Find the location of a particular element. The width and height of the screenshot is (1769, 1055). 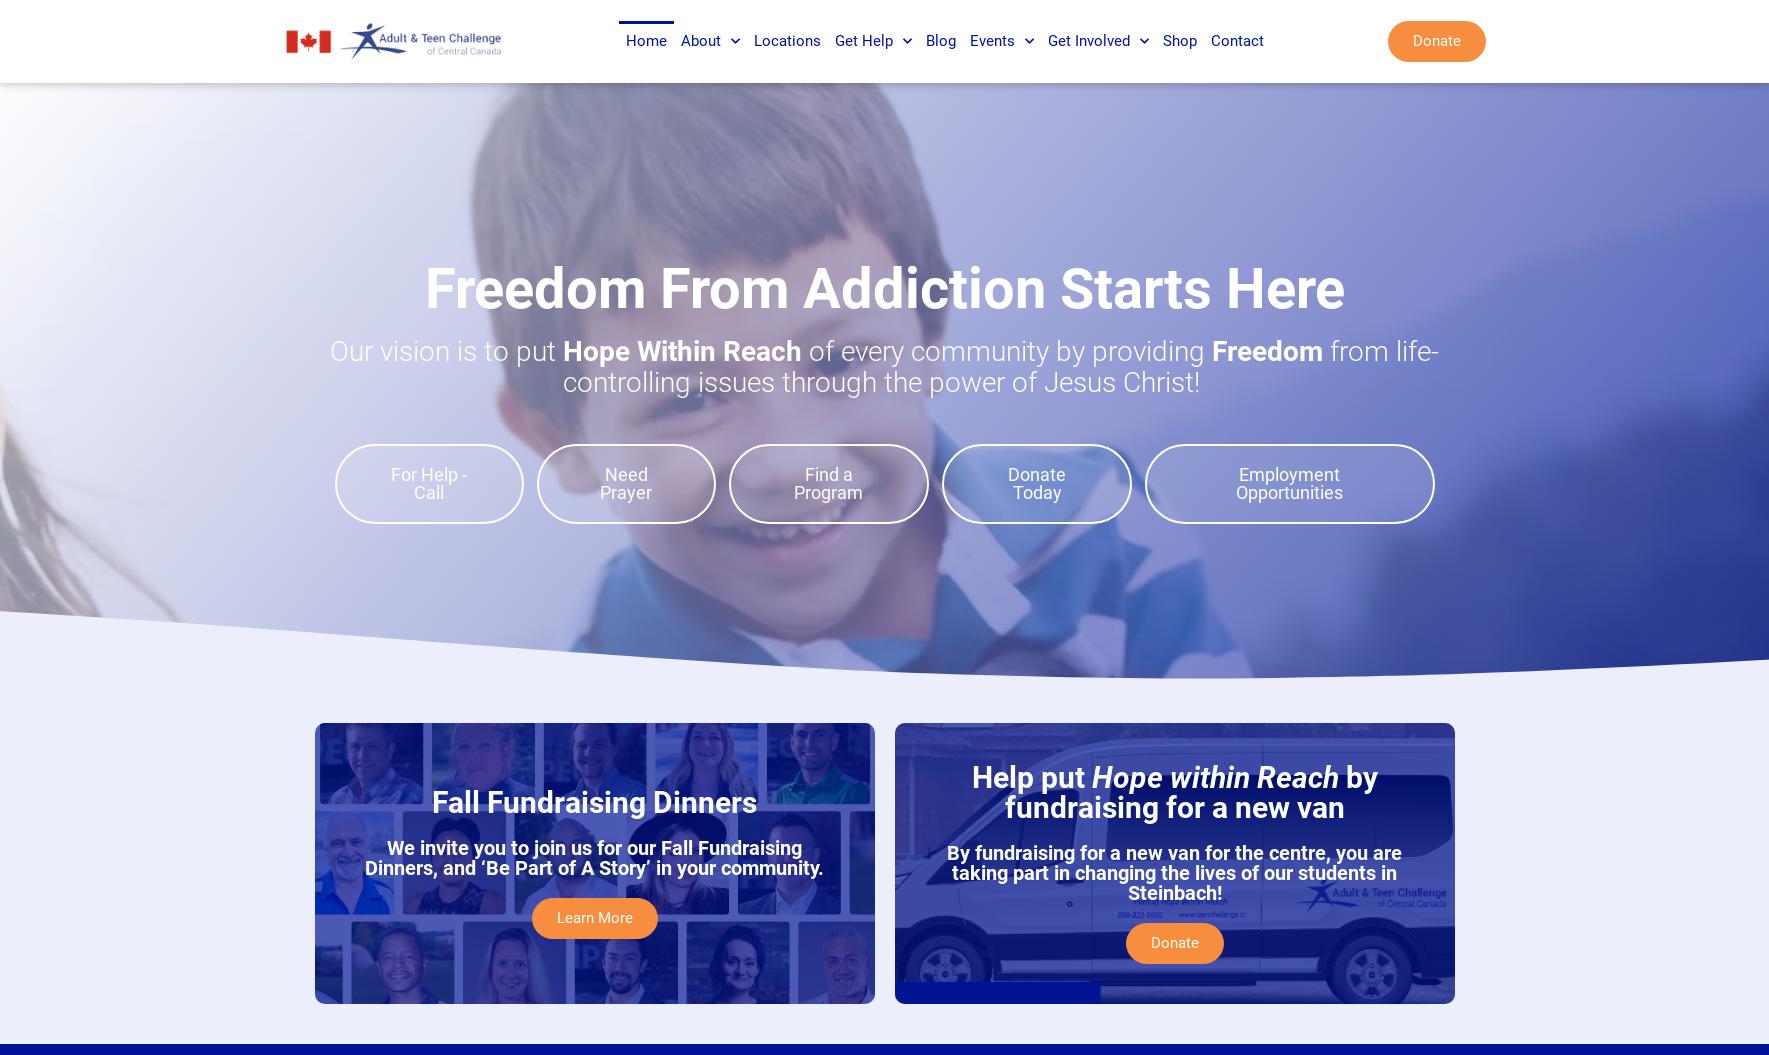

'from life-controlling issues through the power of Jesus Christ!' is located at coordinates (562, 367).